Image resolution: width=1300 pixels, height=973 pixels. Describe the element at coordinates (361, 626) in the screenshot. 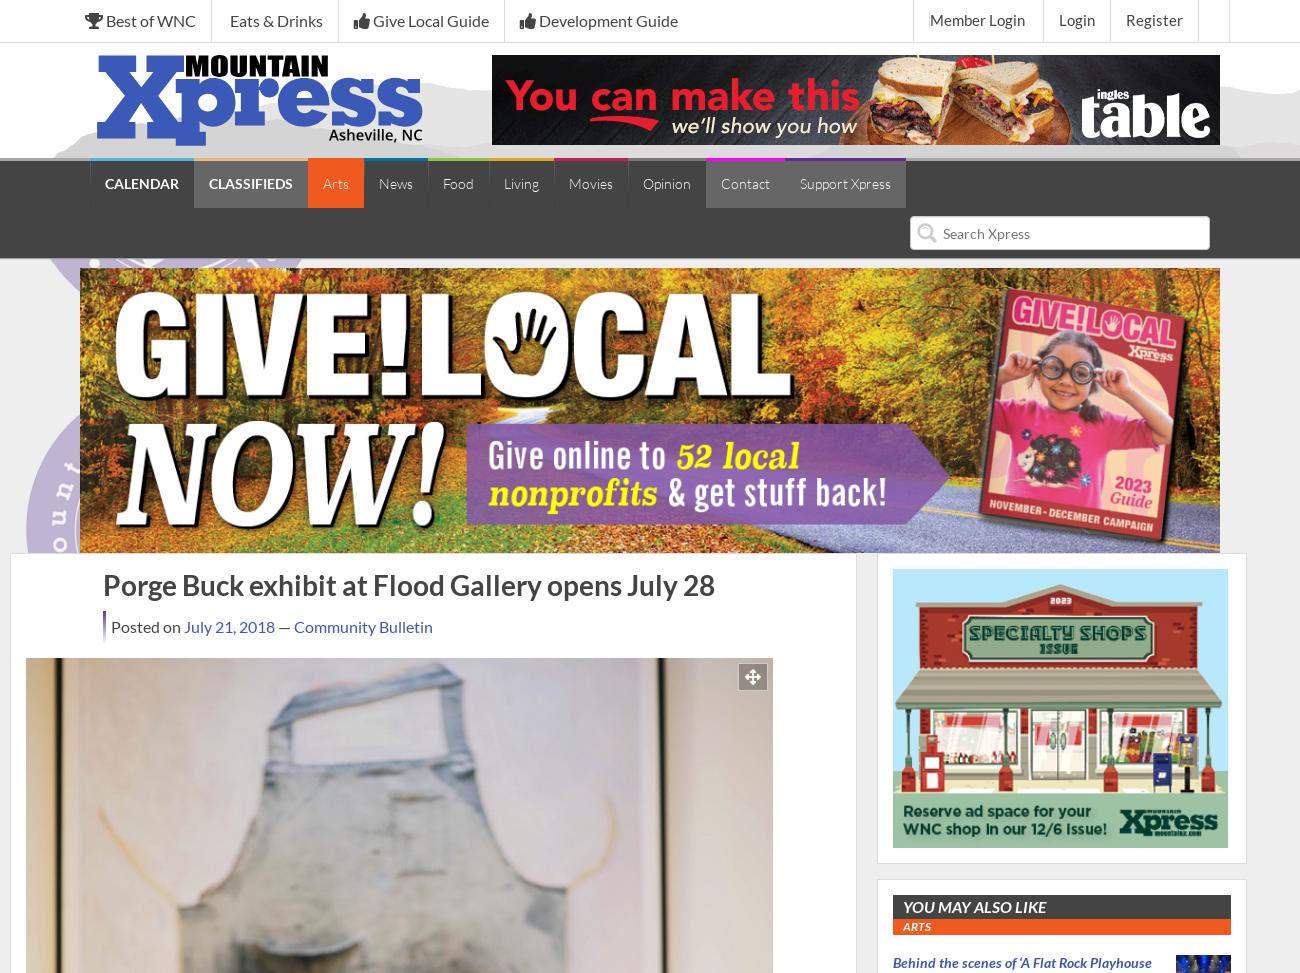

I see `'Community Bulletin'` at that location.